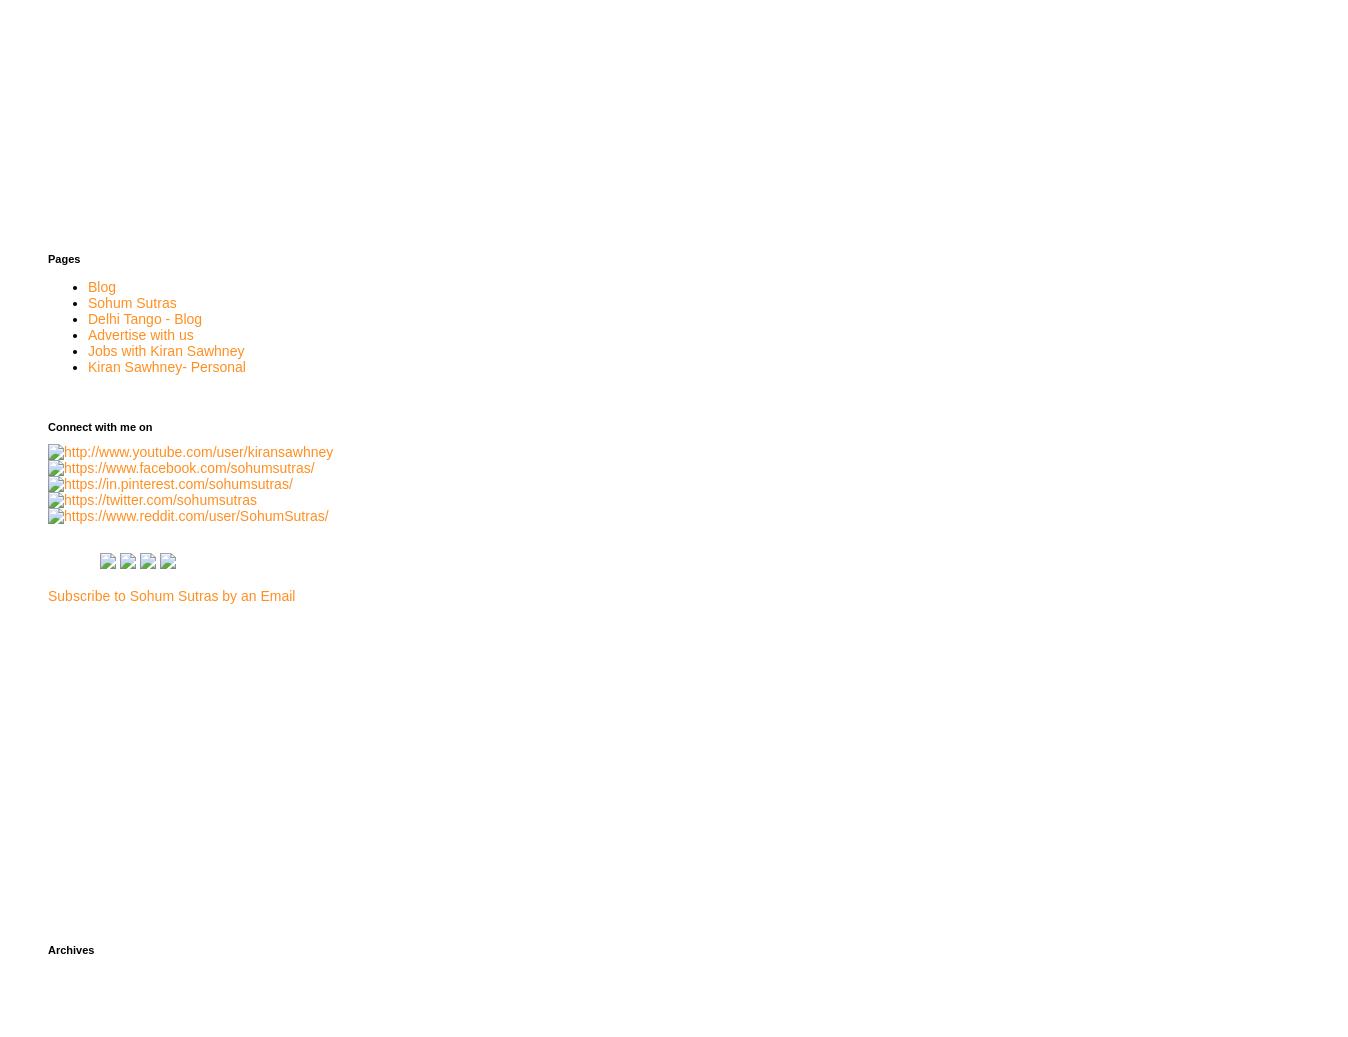 This screenshot has width=1348, height=1037. Describe the element at coordinates (165, 364) in the screenshot. I see `'Kiran Sawhney- Personal'` at that location.